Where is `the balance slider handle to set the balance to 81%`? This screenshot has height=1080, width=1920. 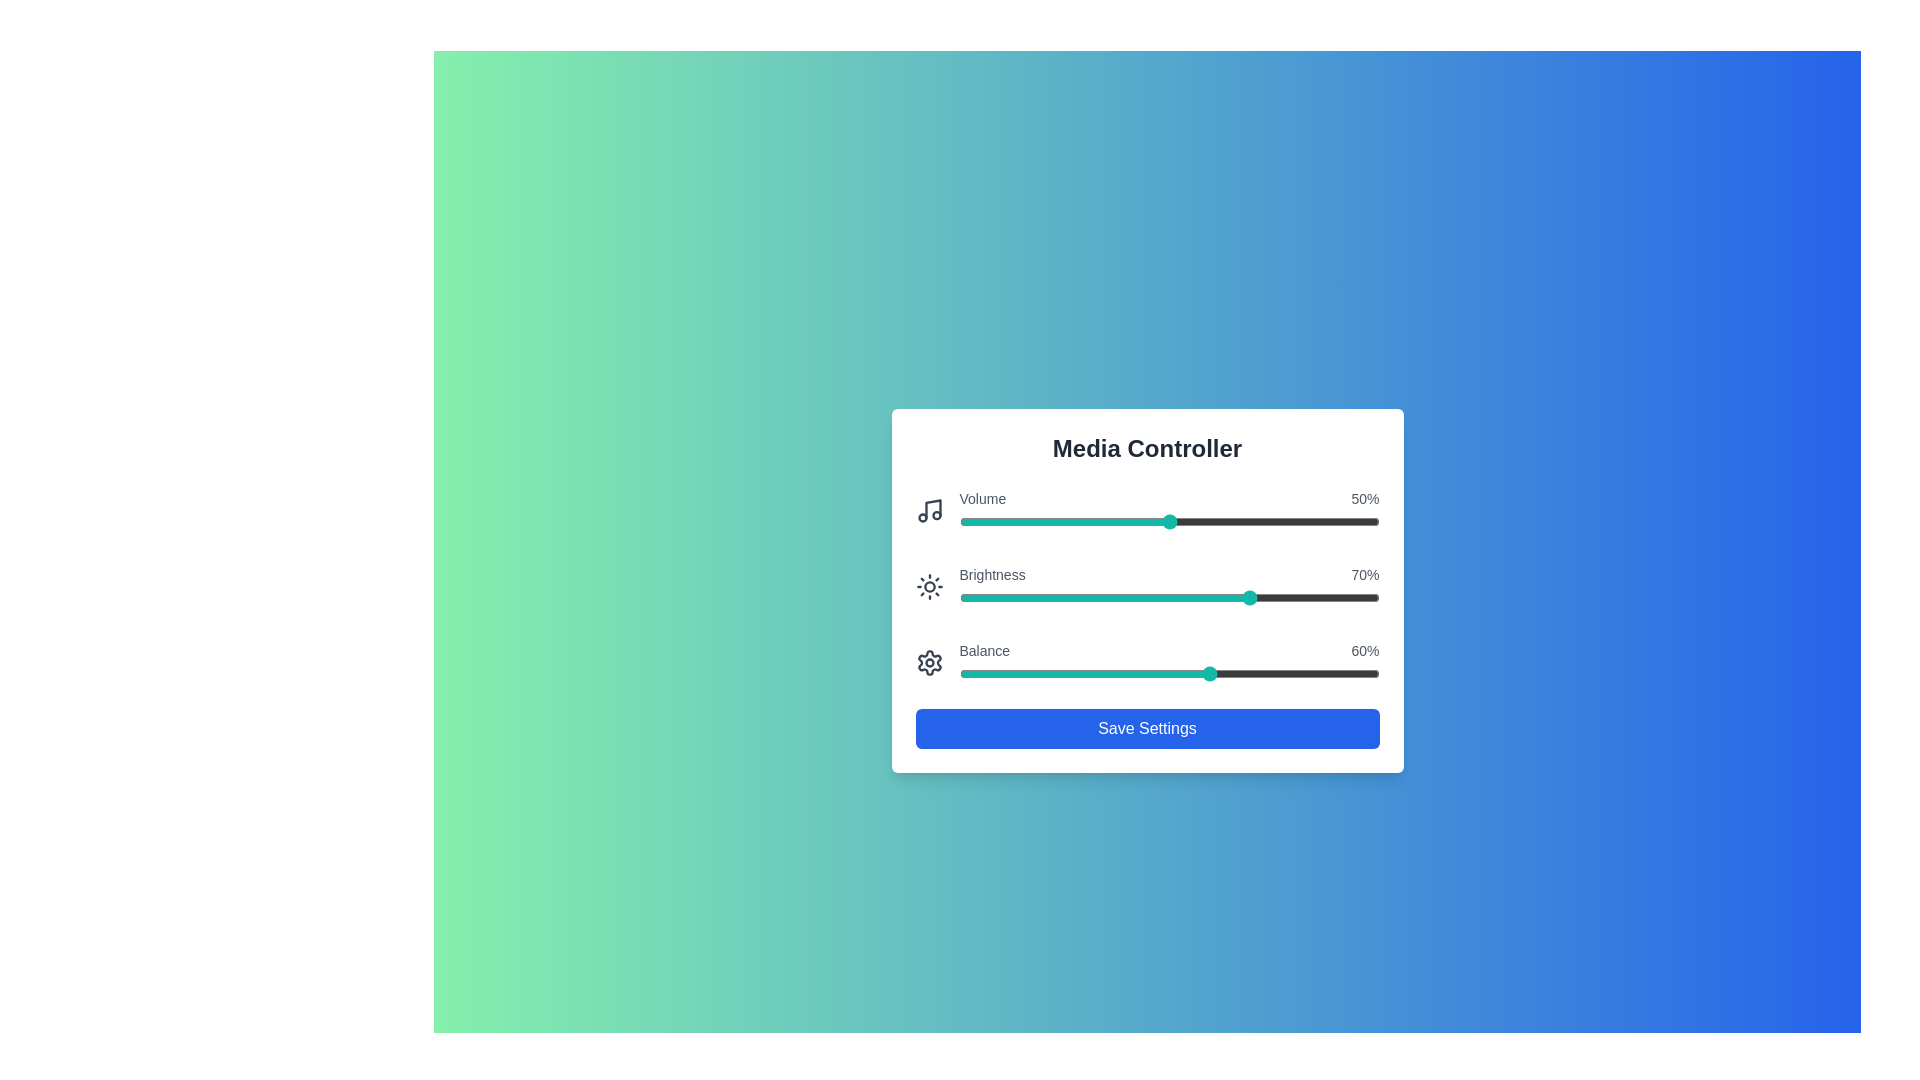 the balance slider handle to set the balance to 81% is located at coordinates (1299, 674).